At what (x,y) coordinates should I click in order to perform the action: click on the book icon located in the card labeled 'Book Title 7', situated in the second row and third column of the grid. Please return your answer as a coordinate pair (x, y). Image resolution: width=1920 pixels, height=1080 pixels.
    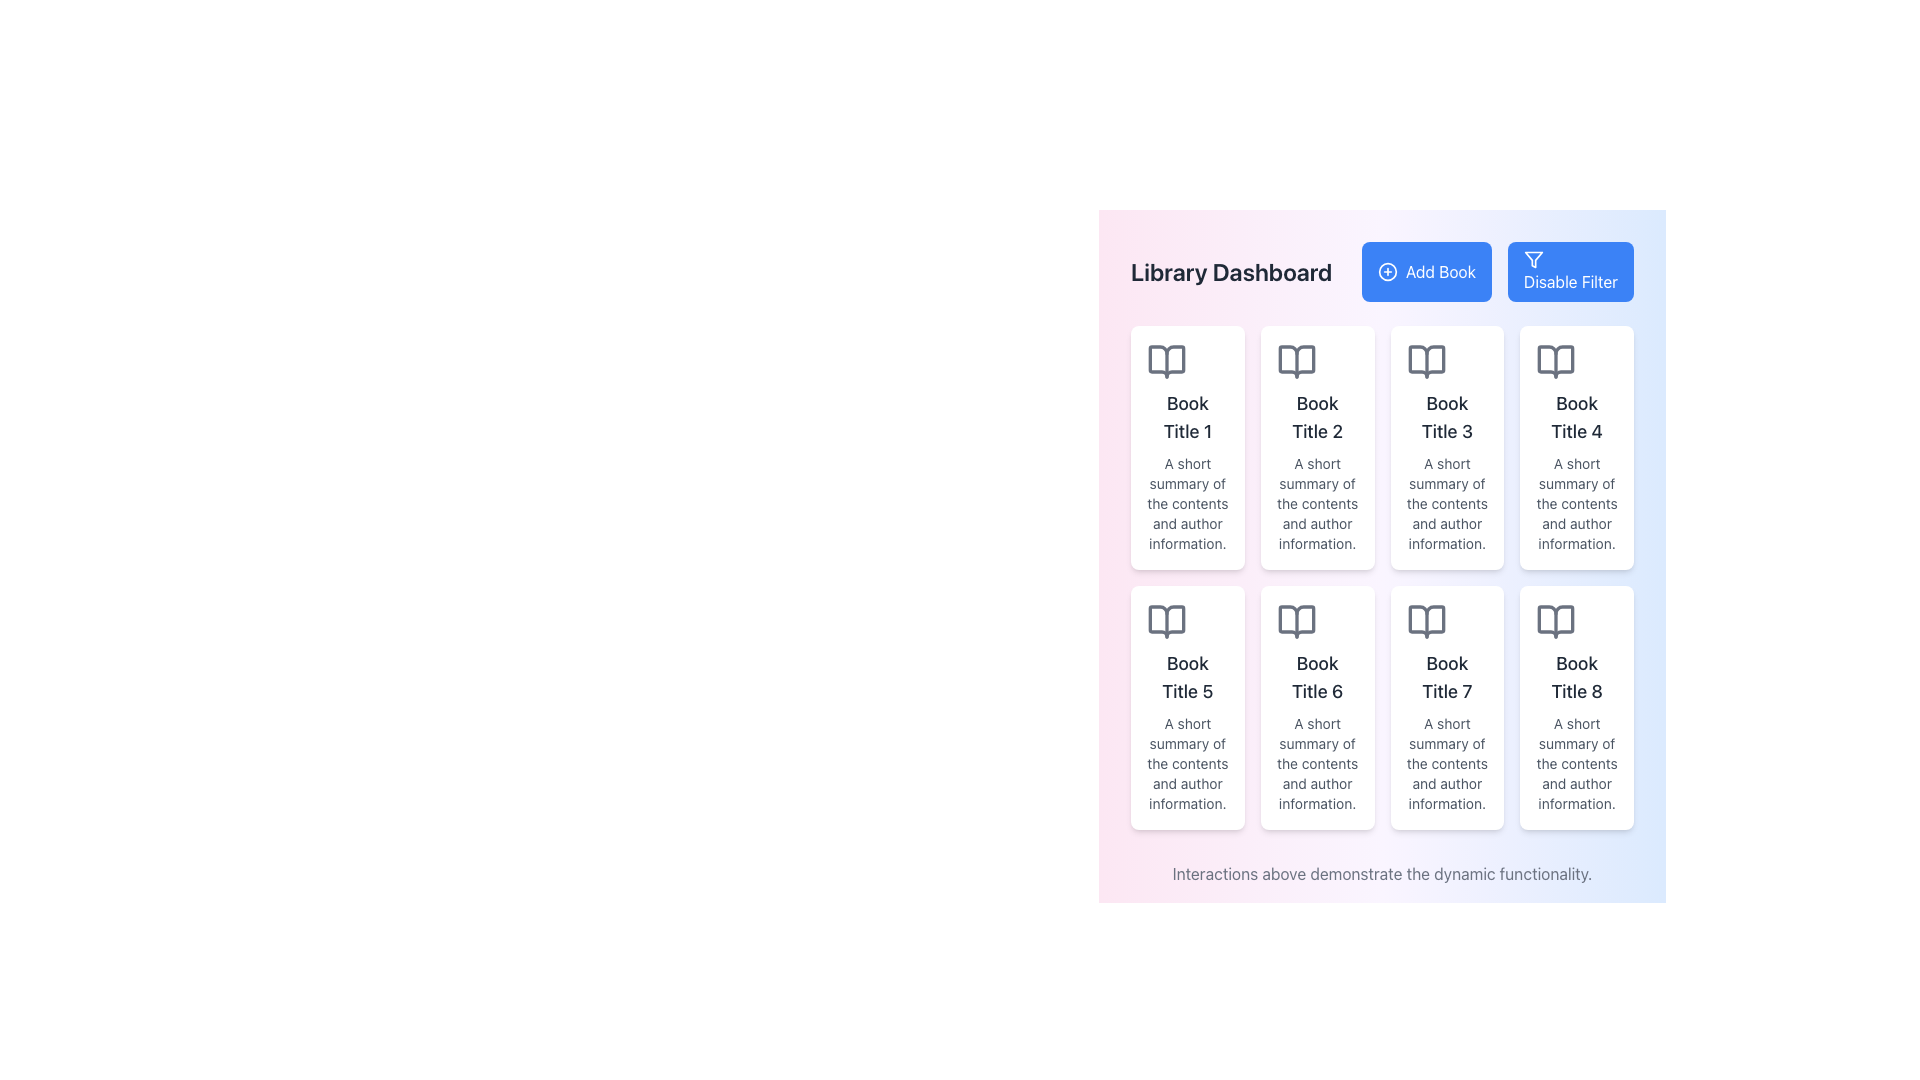
    Looking at the image, I should click on (1425, 620).